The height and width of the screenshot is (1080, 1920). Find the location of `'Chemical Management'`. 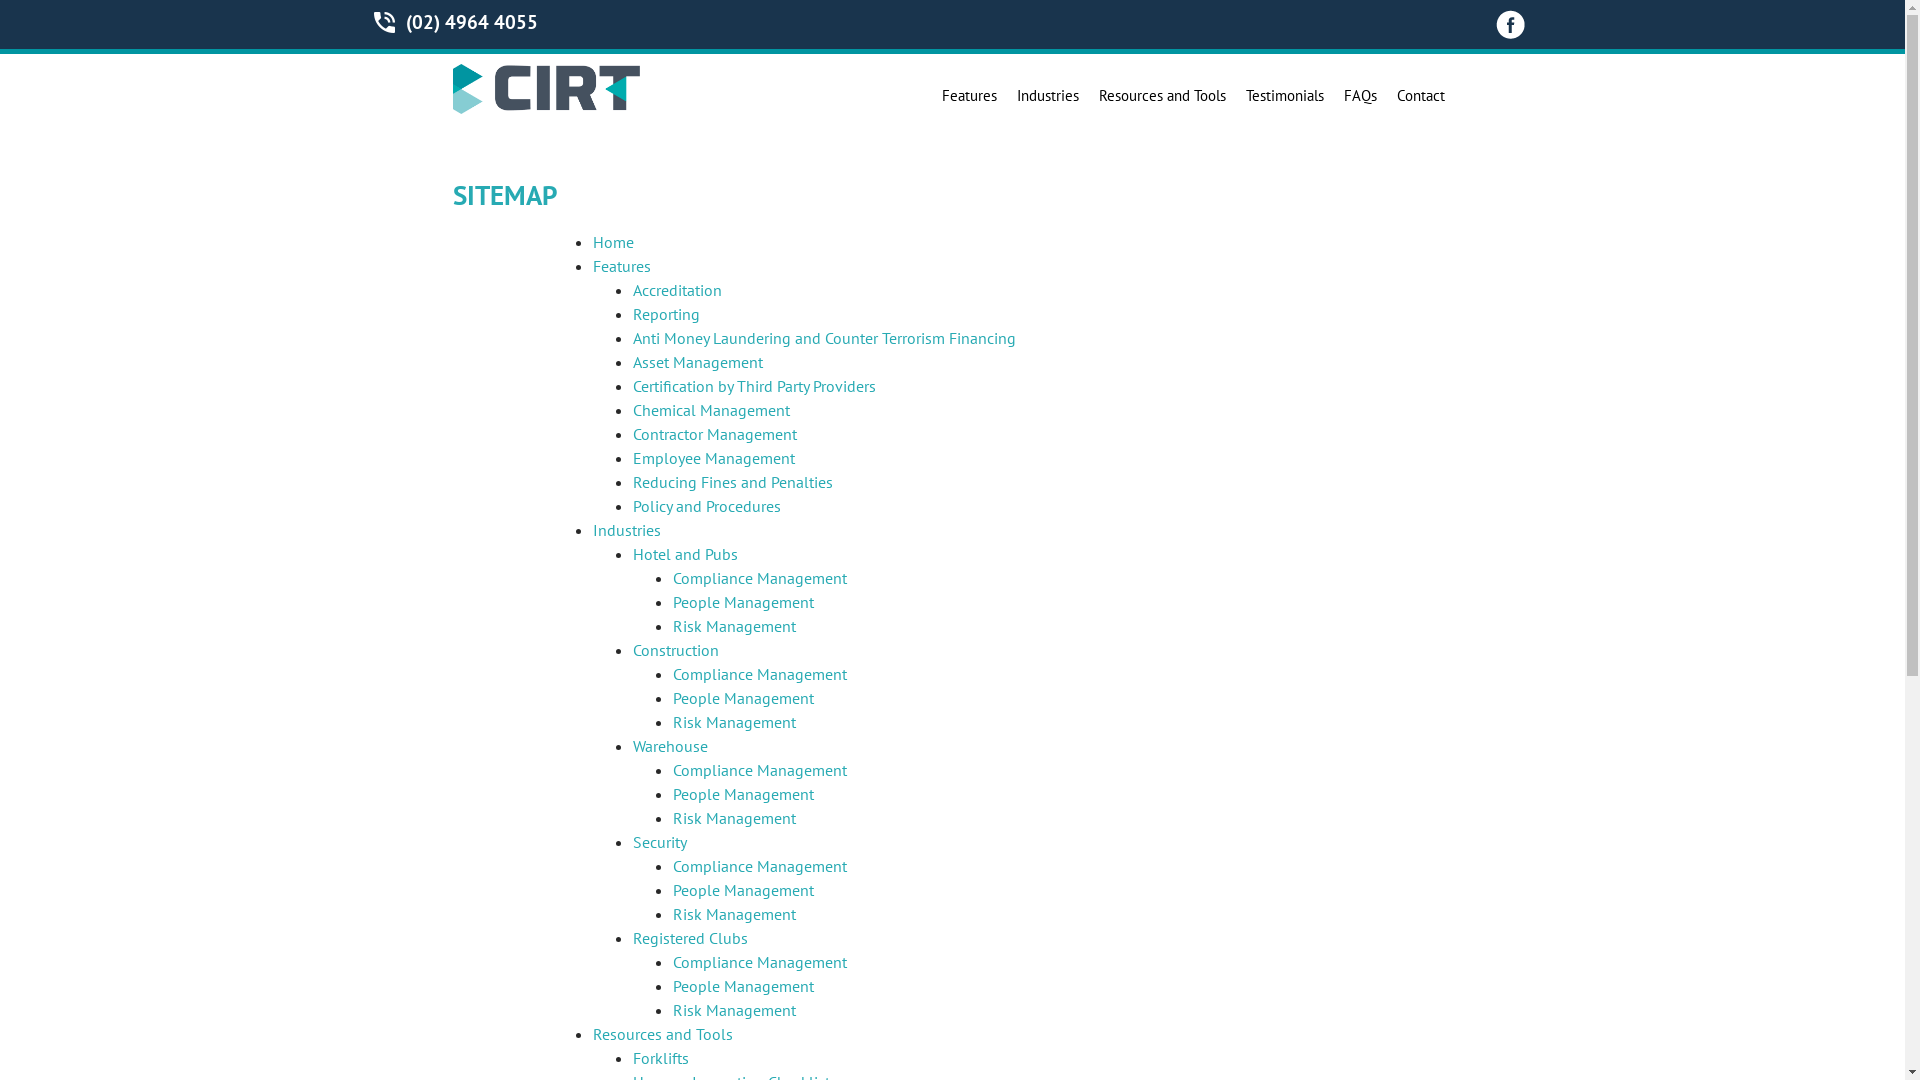

'Chemical Management' is located at coordinates (710, 408).